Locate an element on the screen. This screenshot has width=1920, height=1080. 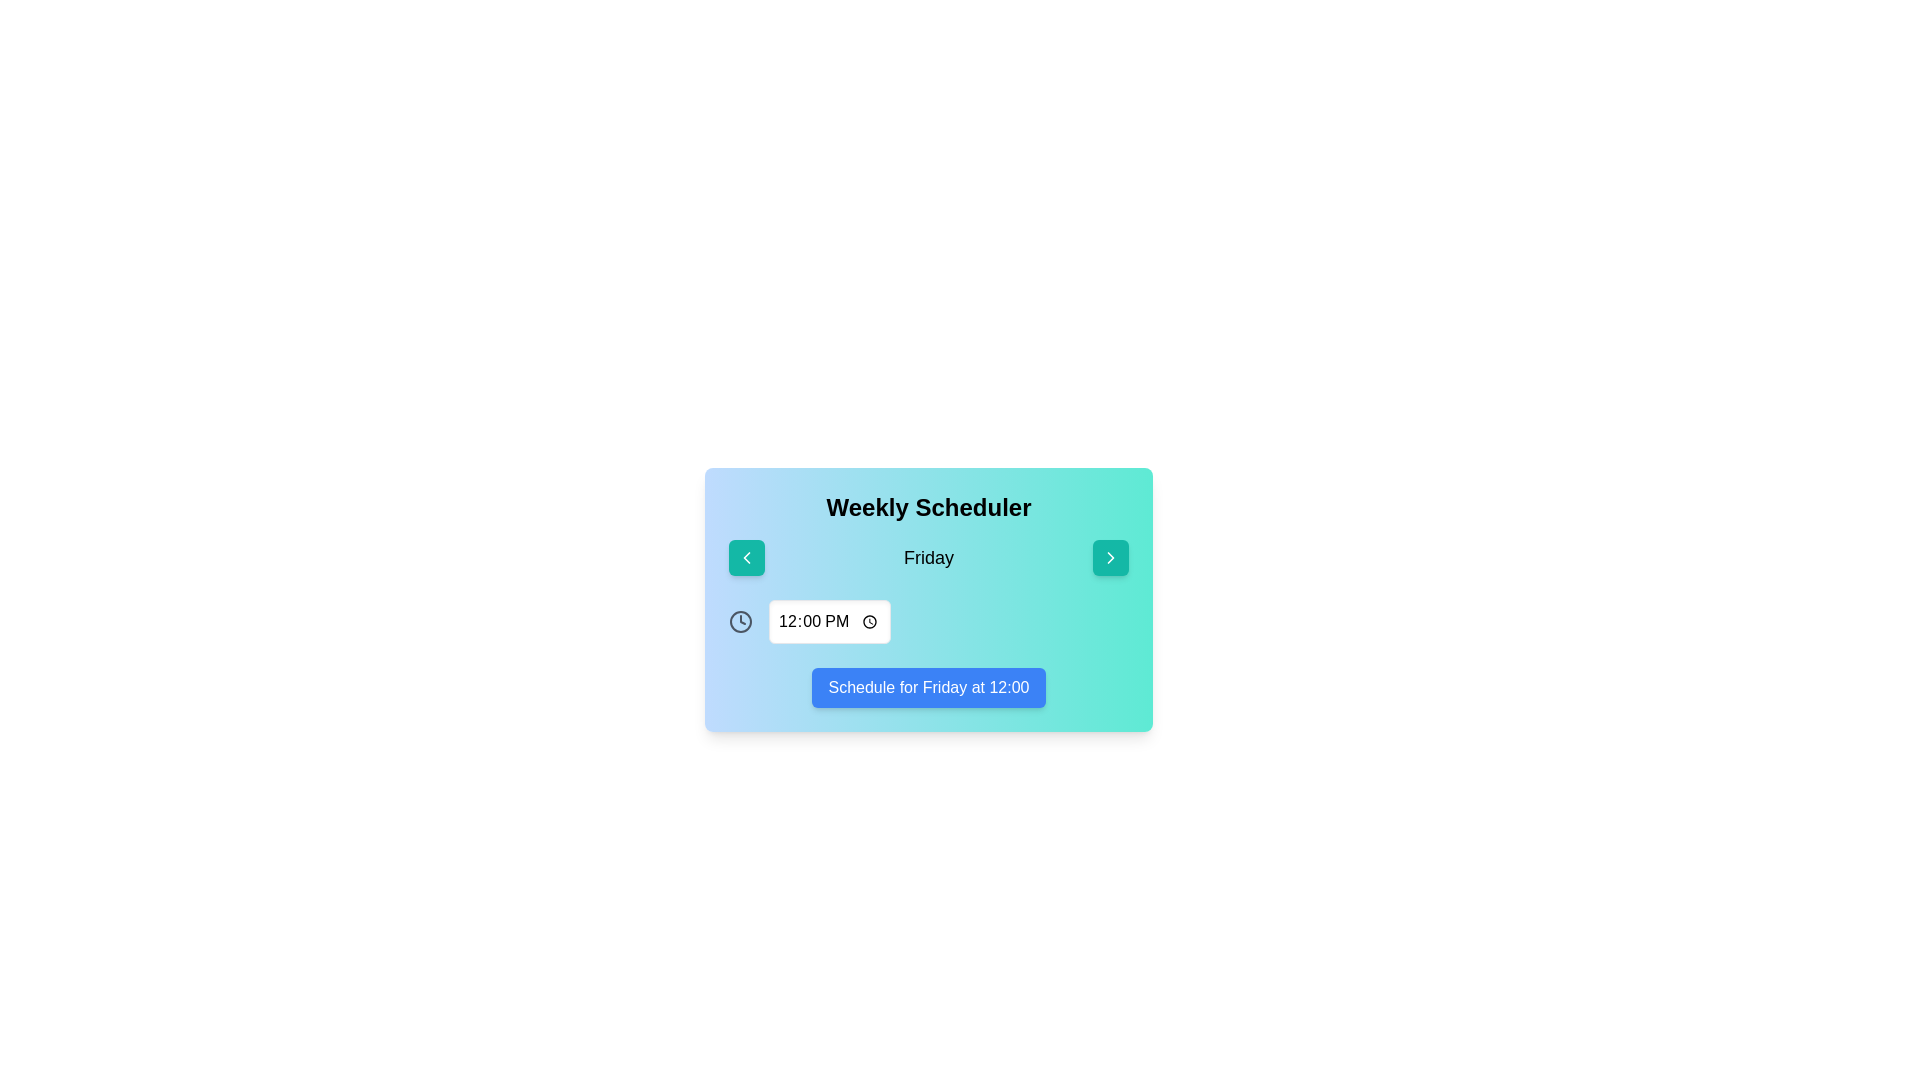
the scheduling button located at the bottom of the card displaying '12:00 PM', adjacent to the clock icon and navigation arrows, to indicate interactivity is located at coordinates (927, 686).